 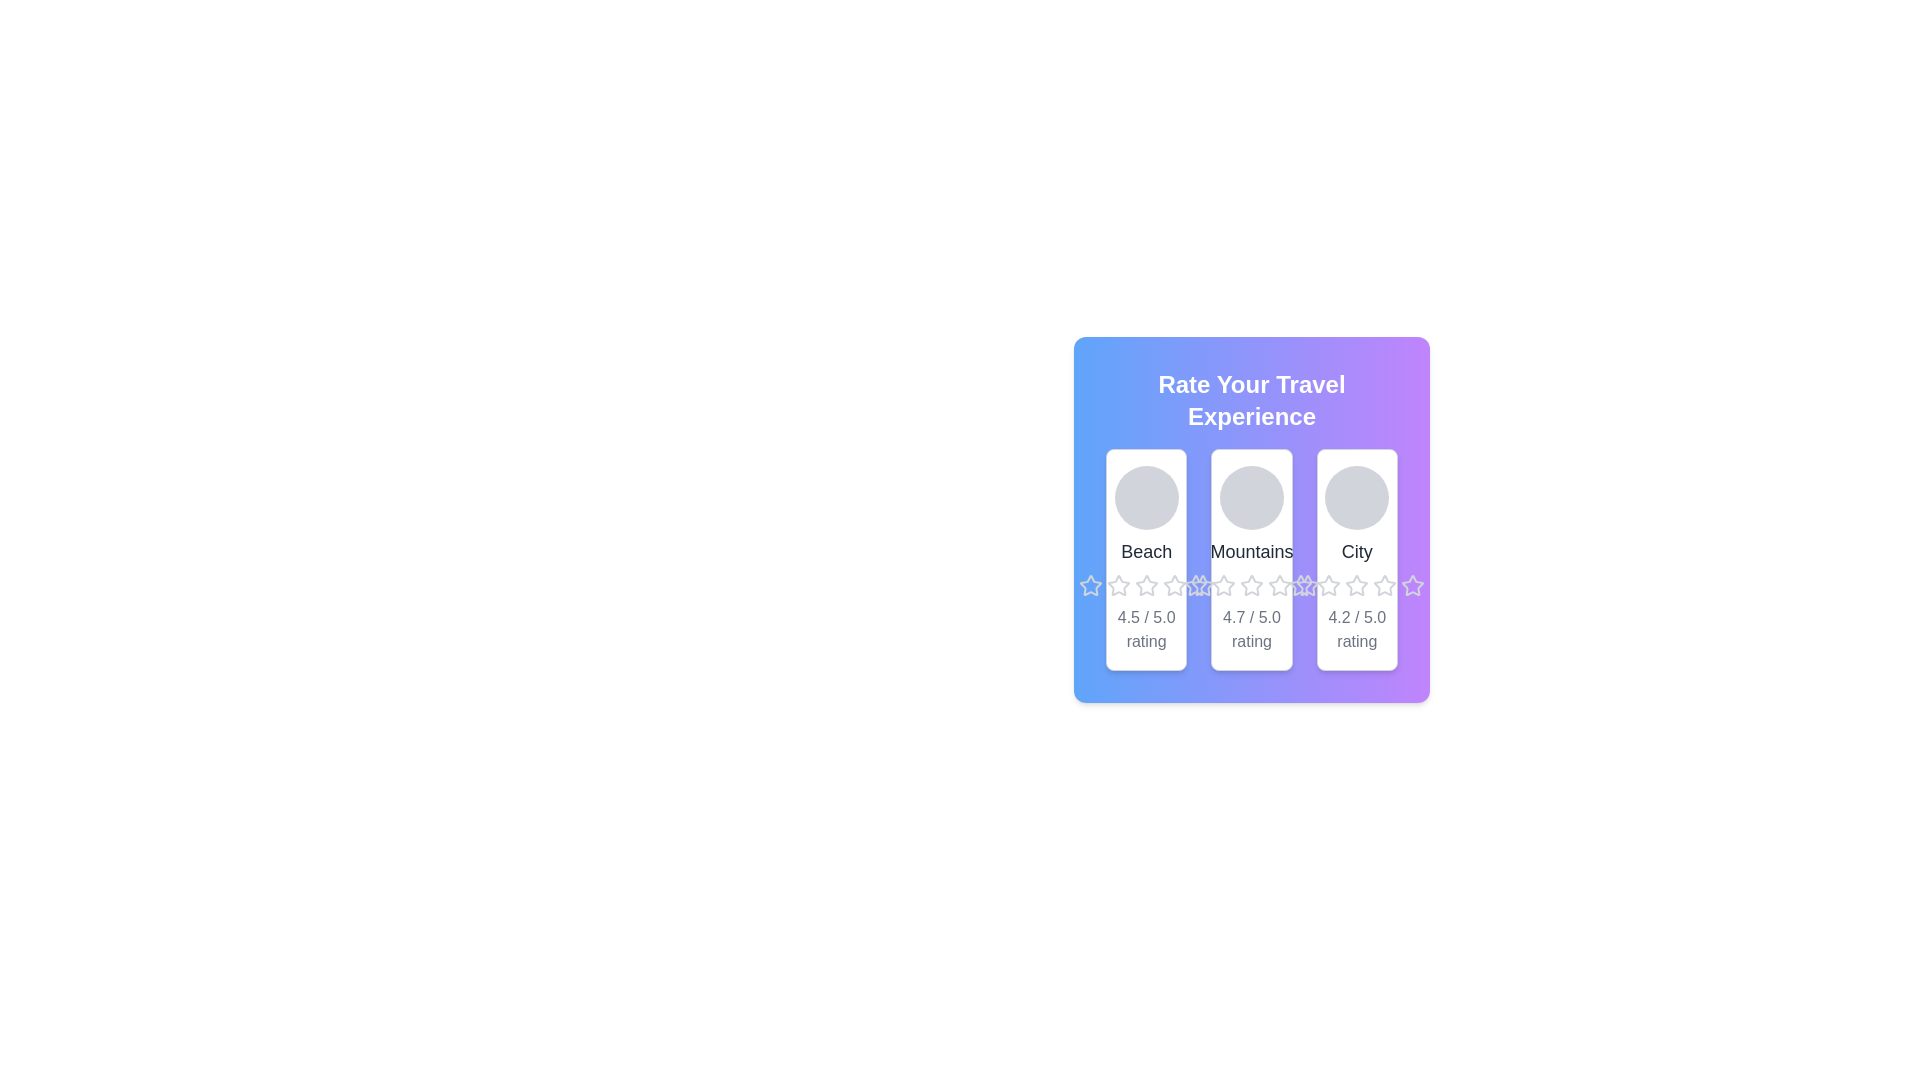 What do you see at coordinates (1146, 559) in the screenshot?
I see `the informational card displaying 'Beach' with a rating of 4.5 out of 5, located in the leftmost column of the grid layout` at bounding box center [1146, 559].